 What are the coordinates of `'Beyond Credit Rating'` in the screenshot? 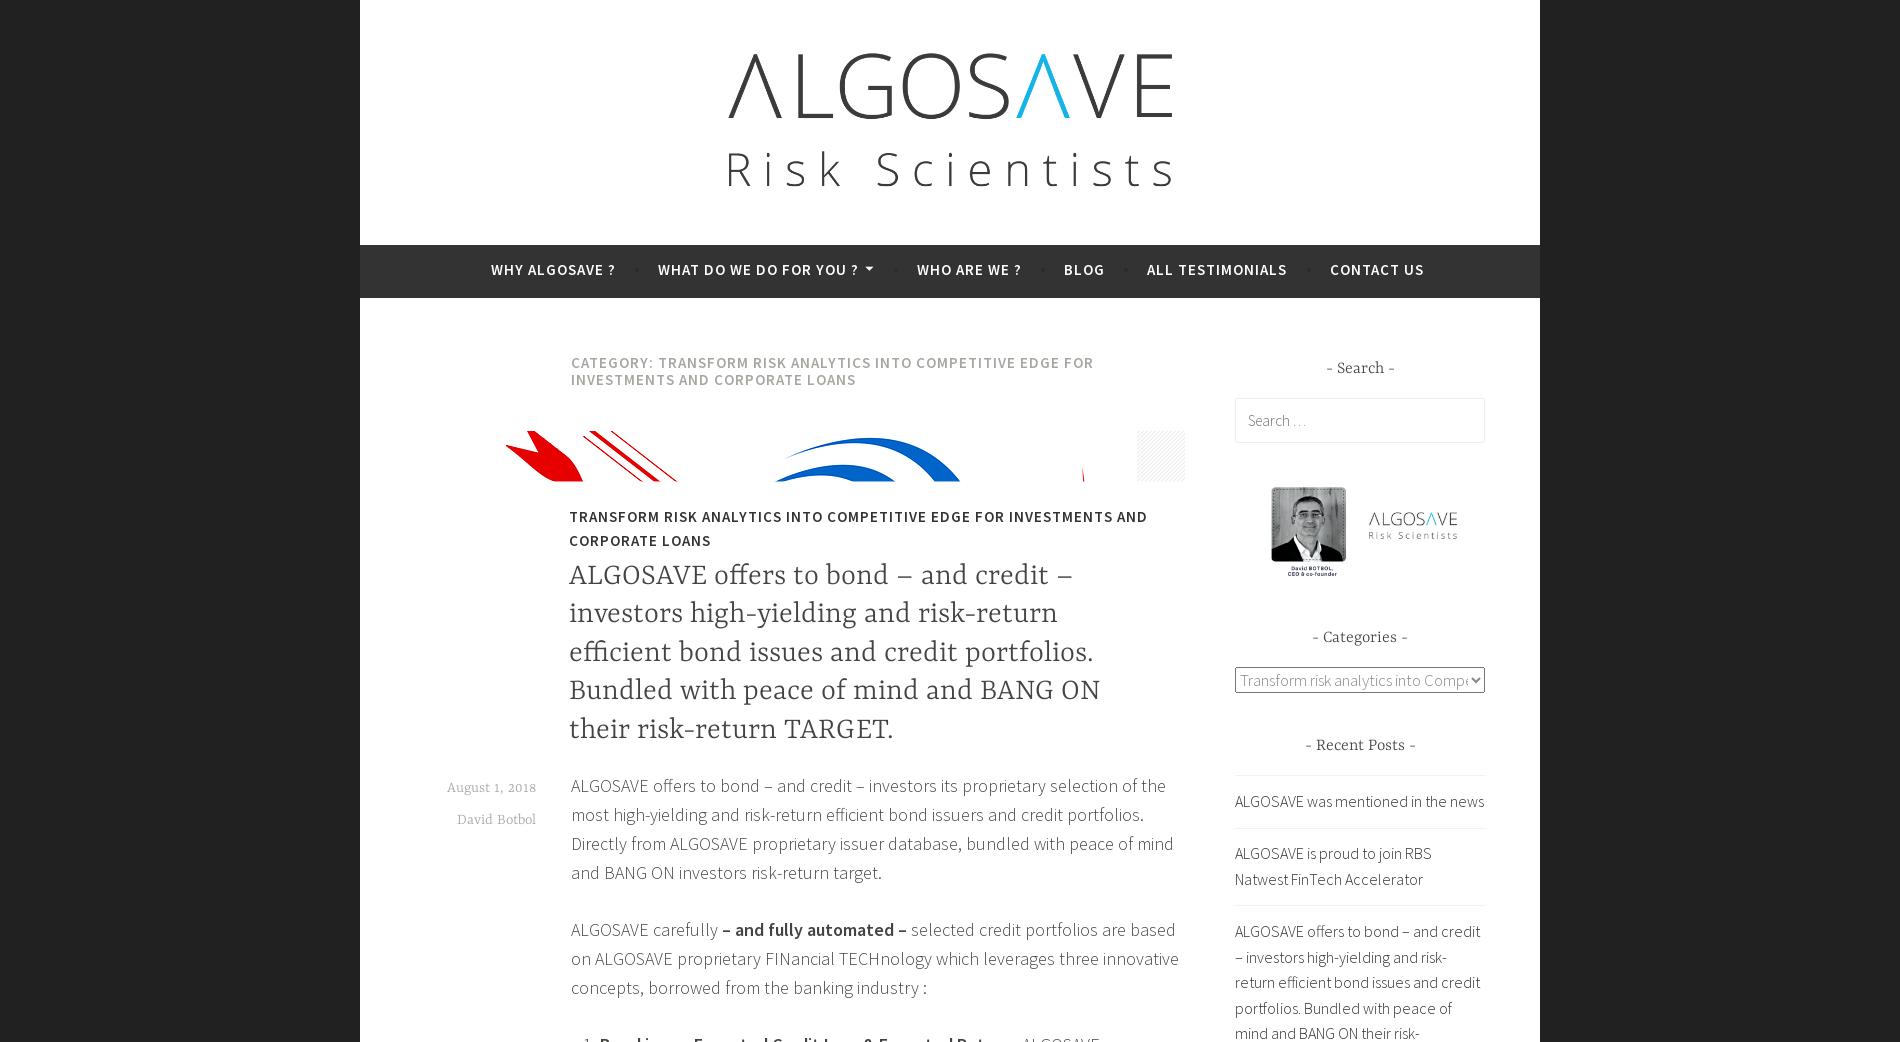 It's located at (424, 213).